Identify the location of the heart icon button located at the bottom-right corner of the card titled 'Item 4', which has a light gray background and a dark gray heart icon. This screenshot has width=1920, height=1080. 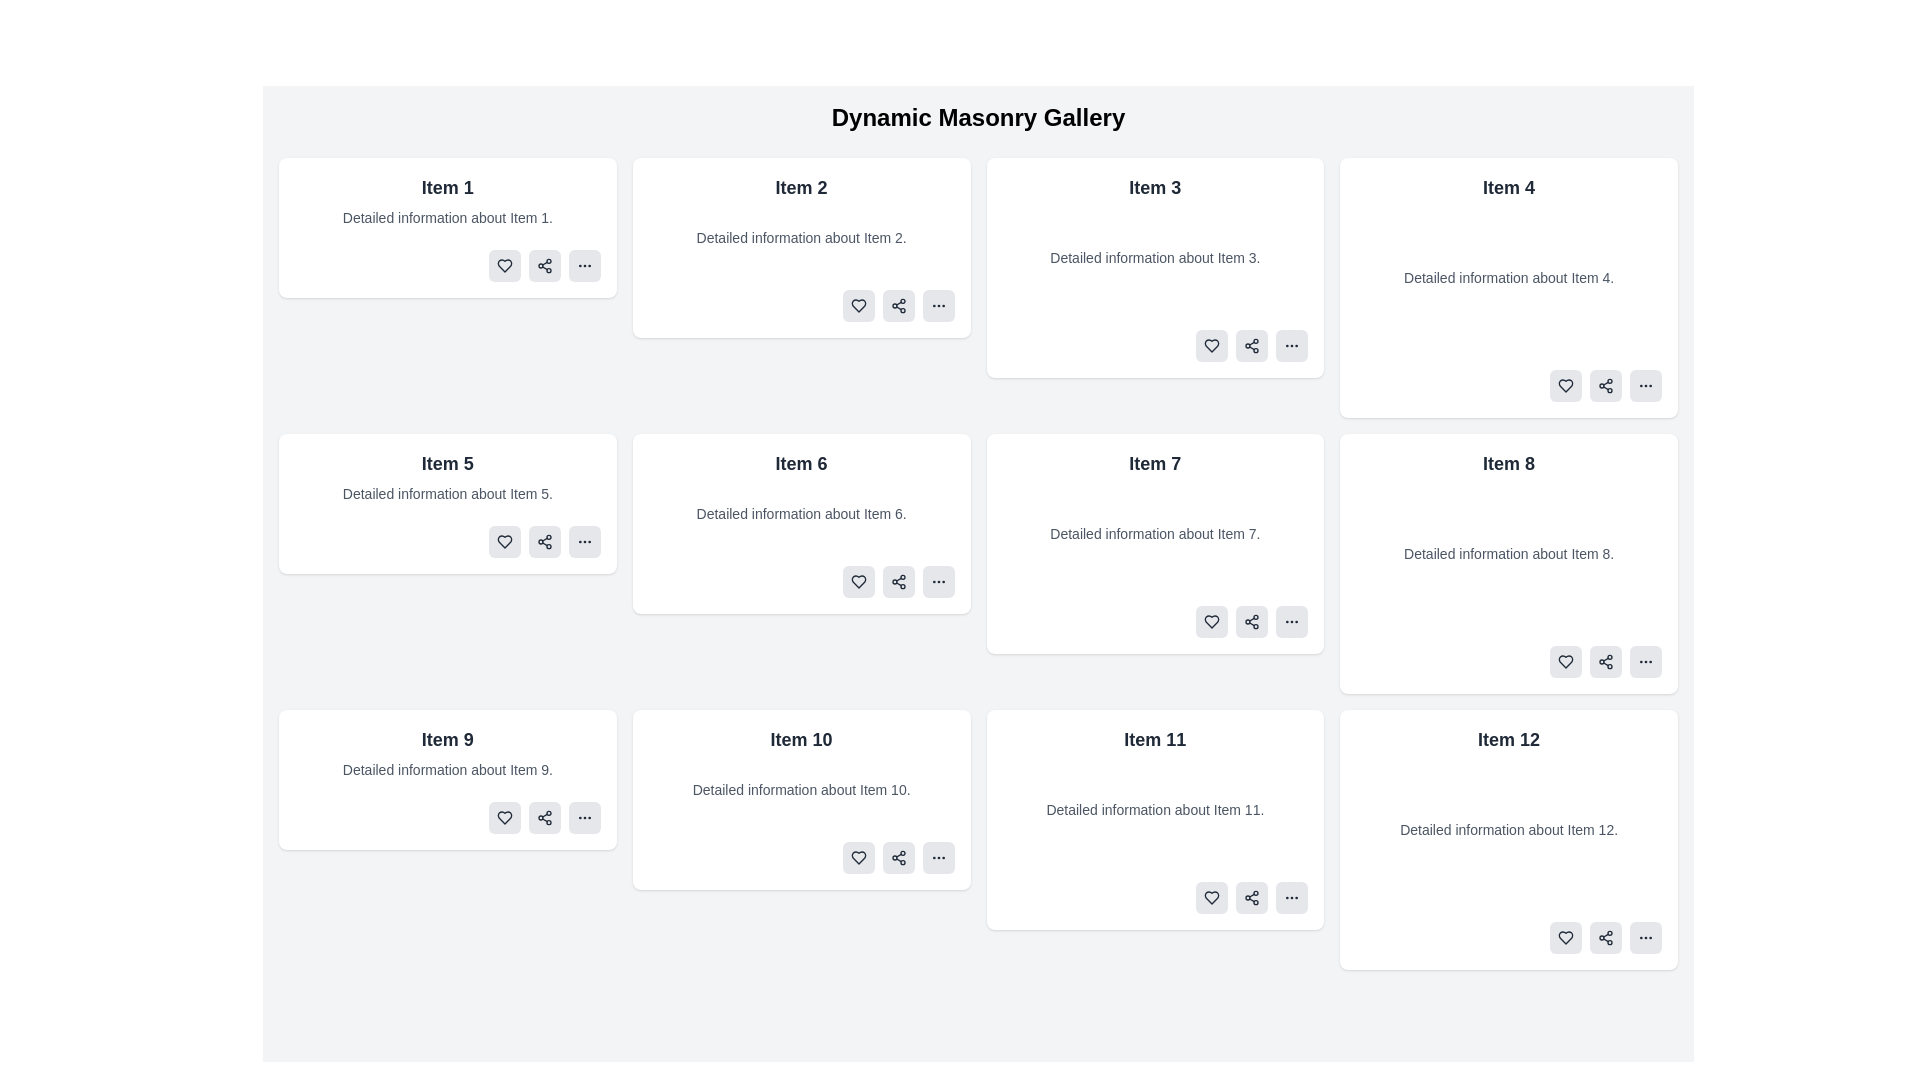
(1564, 385).